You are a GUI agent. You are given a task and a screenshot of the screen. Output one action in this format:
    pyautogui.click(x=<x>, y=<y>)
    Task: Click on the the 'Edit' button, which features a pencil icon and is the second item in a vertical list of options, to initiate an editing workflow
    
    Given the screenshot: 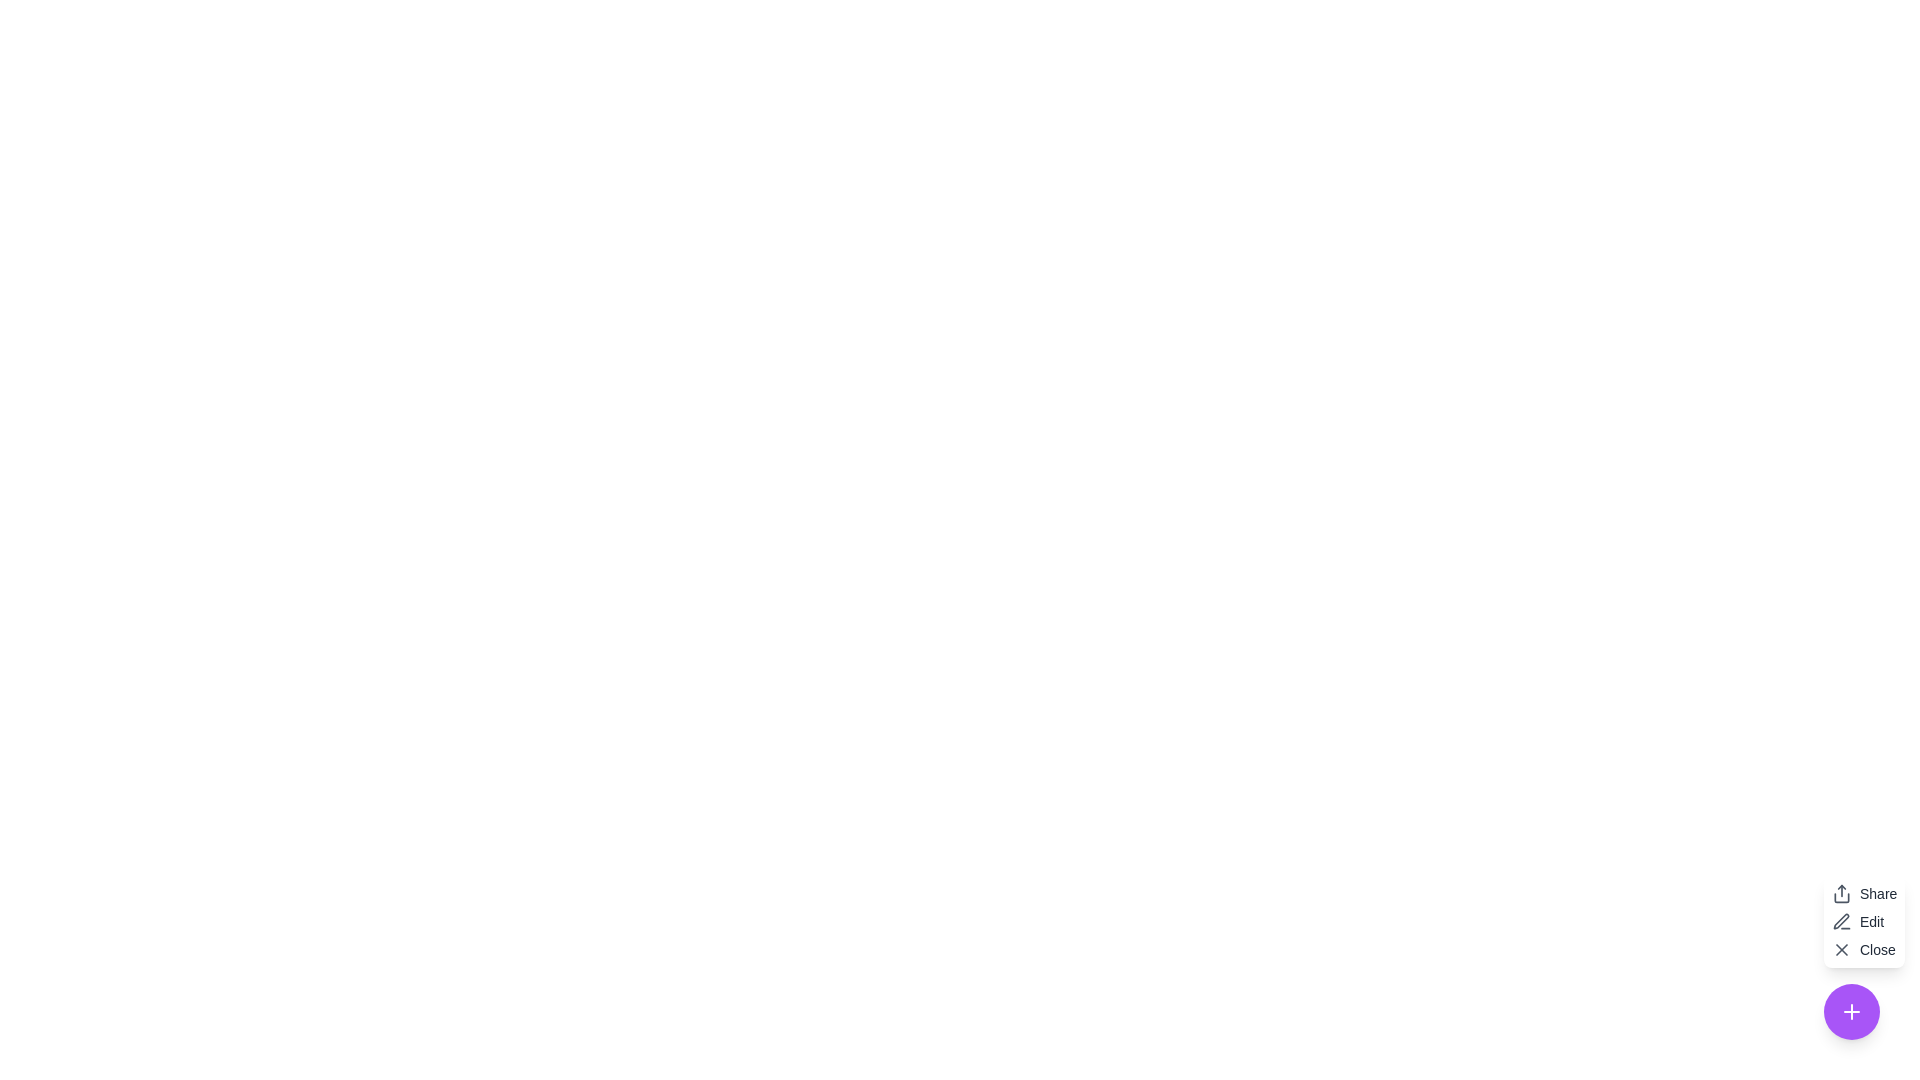 What is the action you would take?
    pyautogui.click(x=1863, y=921)
    